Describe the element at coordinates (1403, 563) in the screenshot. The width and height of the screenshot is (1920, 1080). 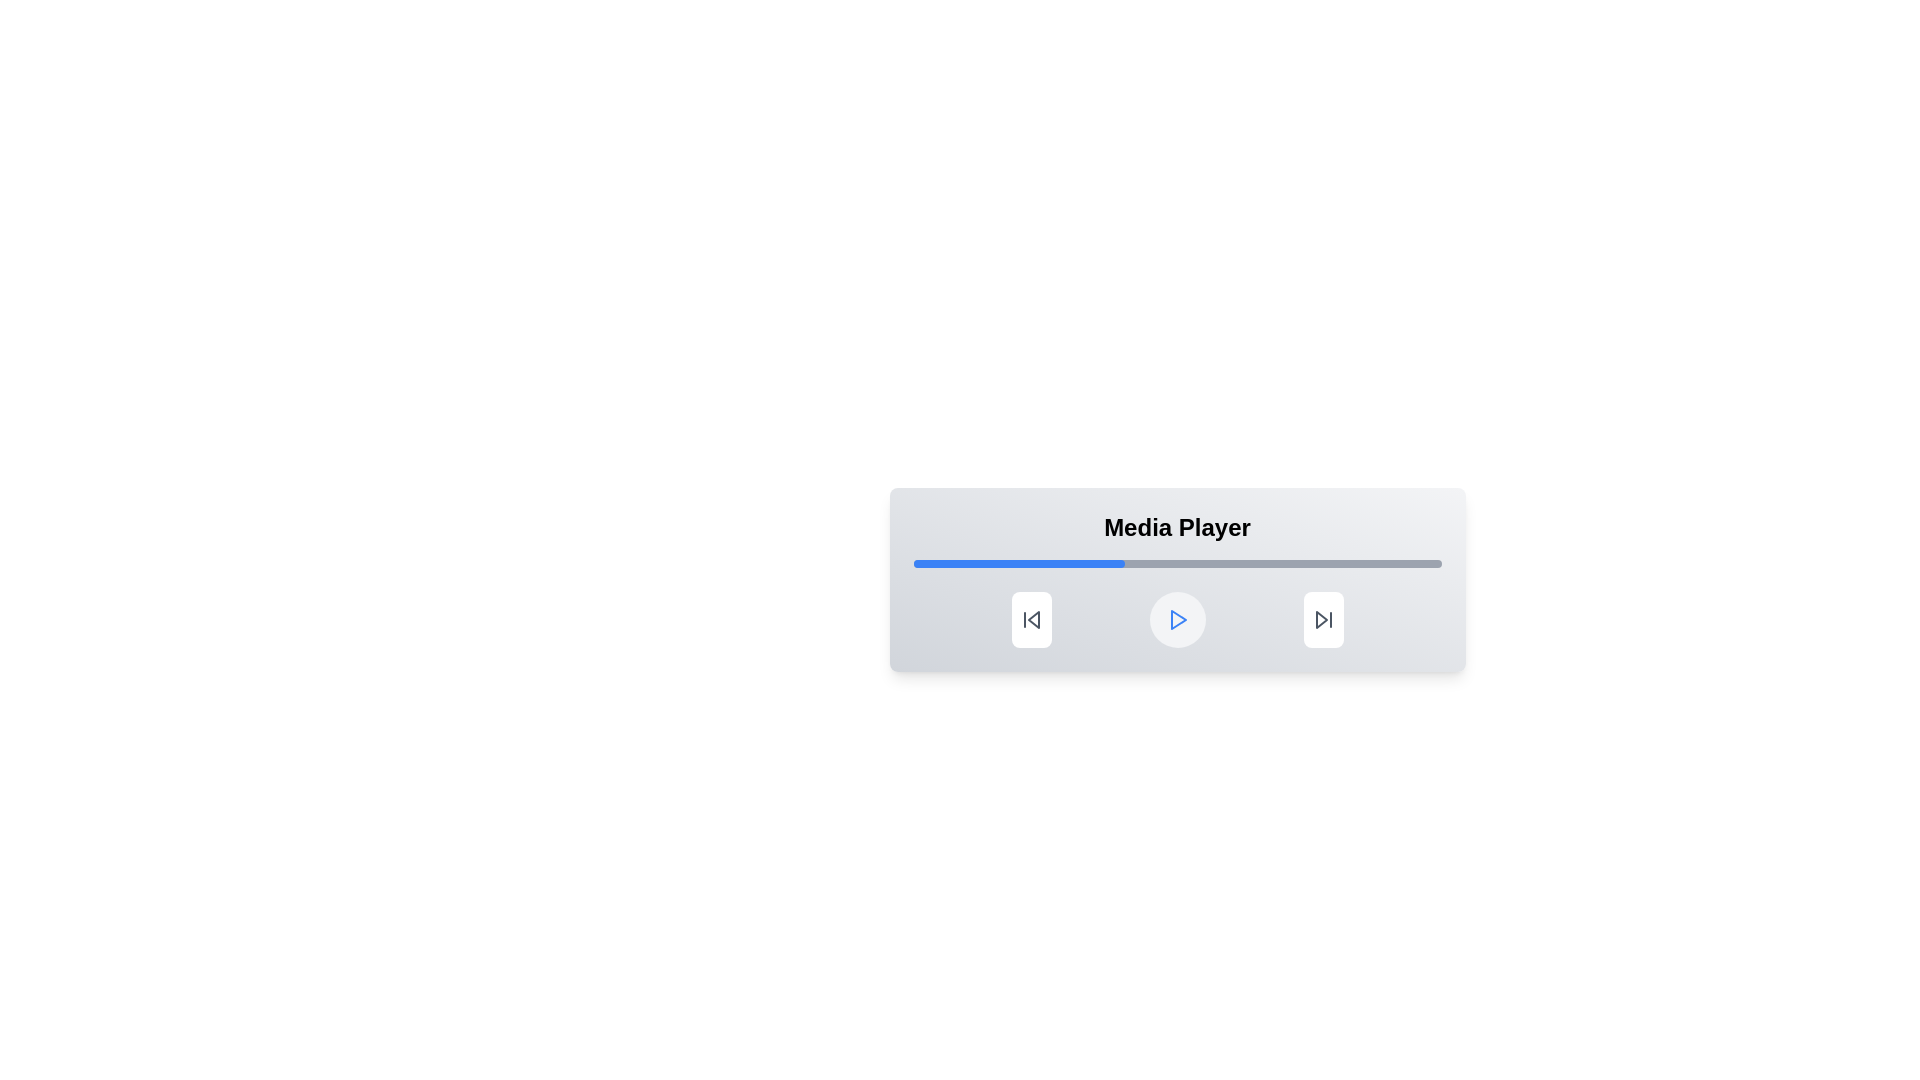
I see `the progress bar` at that location.